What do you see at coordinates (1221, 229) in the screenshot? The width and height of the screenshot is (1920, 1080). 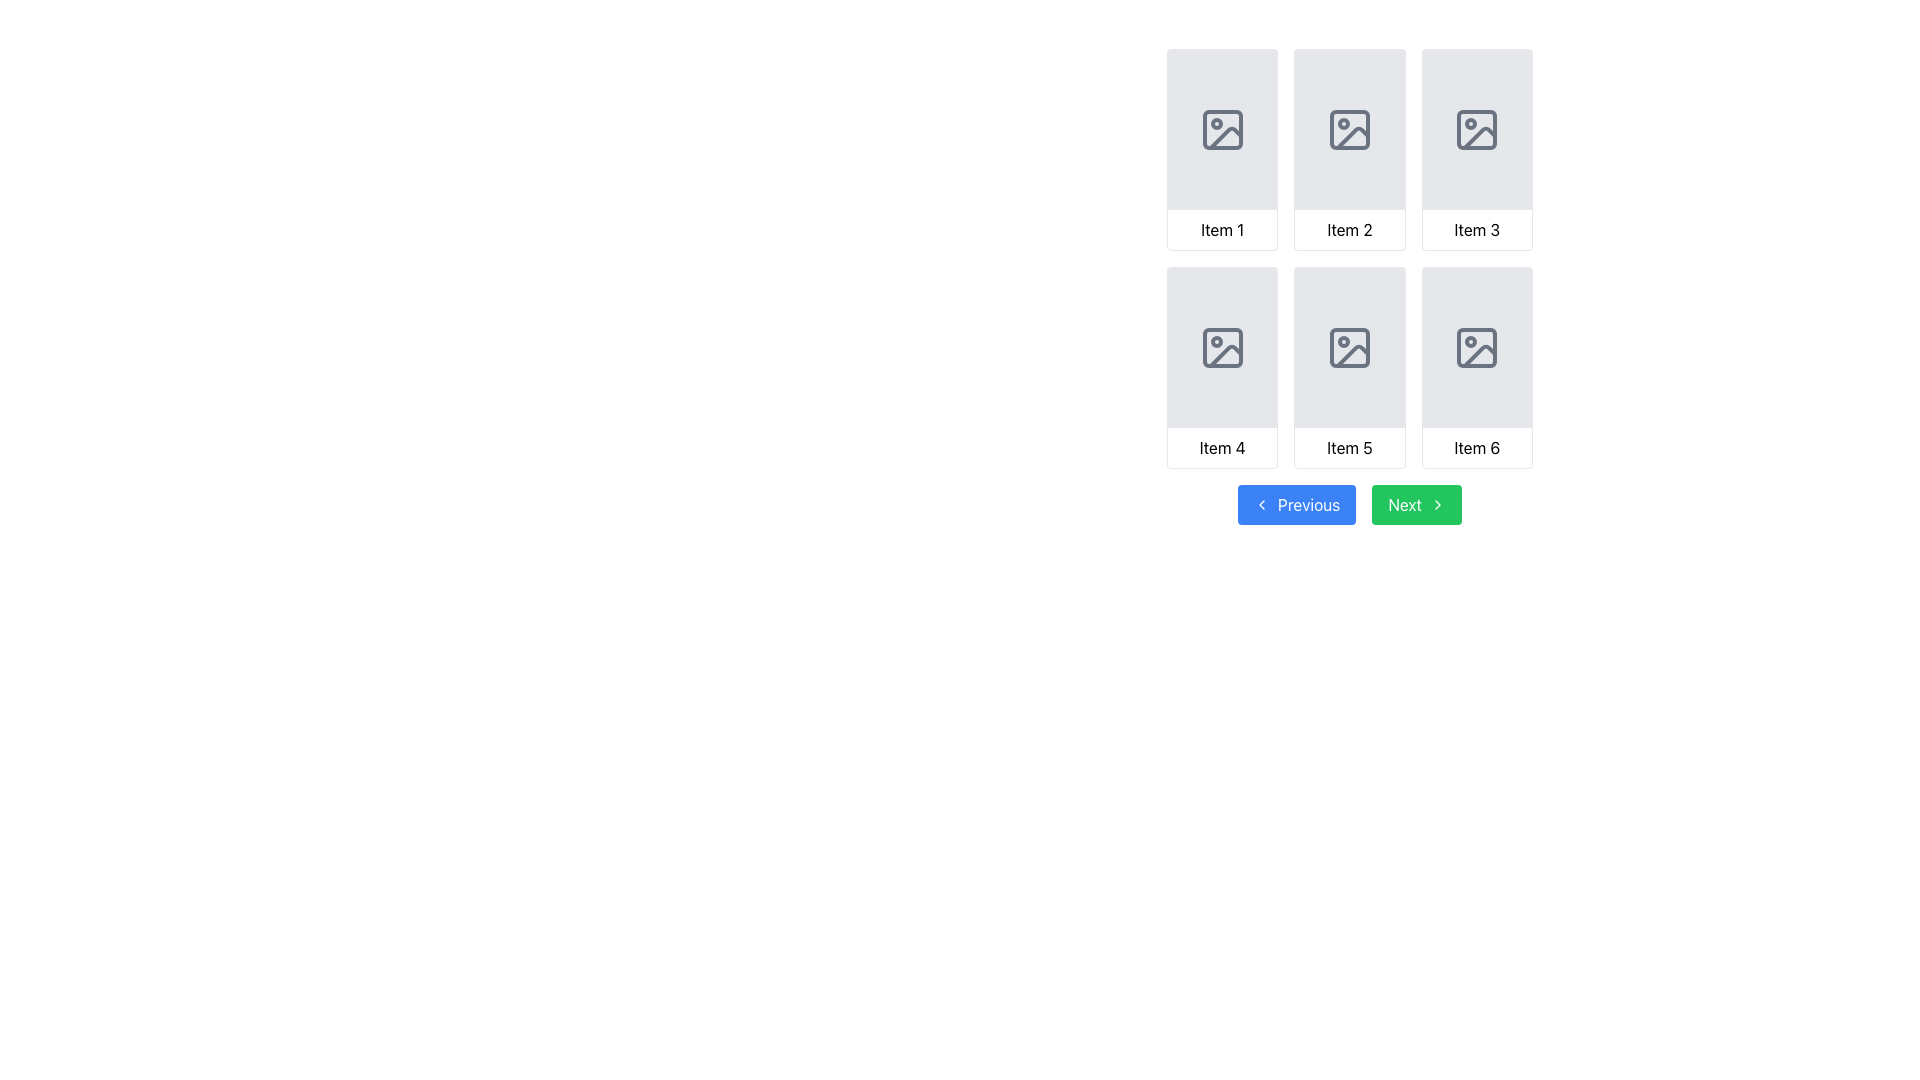 I see `the static text label located below the image placeholder in the first item of a 2x3 grid layout` at bounding box center [1221, 229].